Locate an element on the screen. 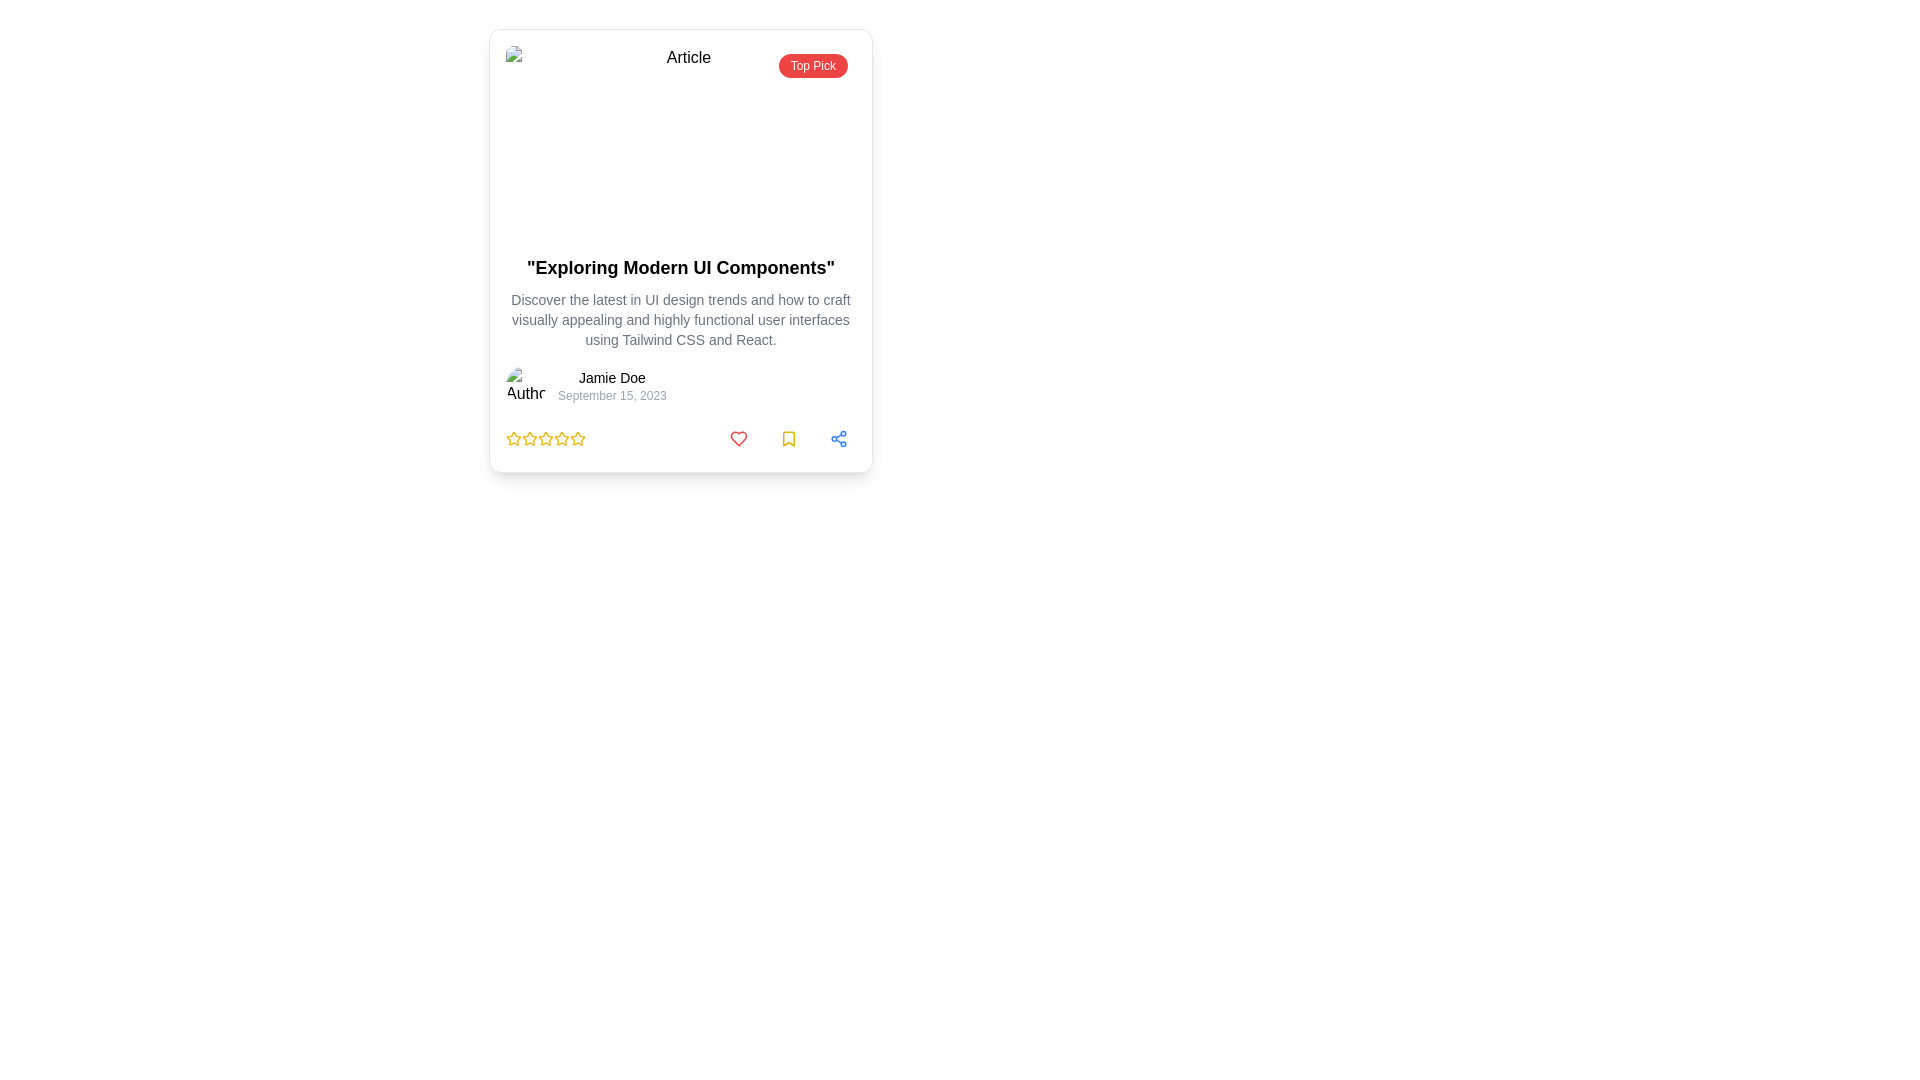 This screenshot has width=1920, height=1080. the blue icon with three interconnected circular nodes located at the bottom-right corner of the card to share is located at coordinates (839, 438).